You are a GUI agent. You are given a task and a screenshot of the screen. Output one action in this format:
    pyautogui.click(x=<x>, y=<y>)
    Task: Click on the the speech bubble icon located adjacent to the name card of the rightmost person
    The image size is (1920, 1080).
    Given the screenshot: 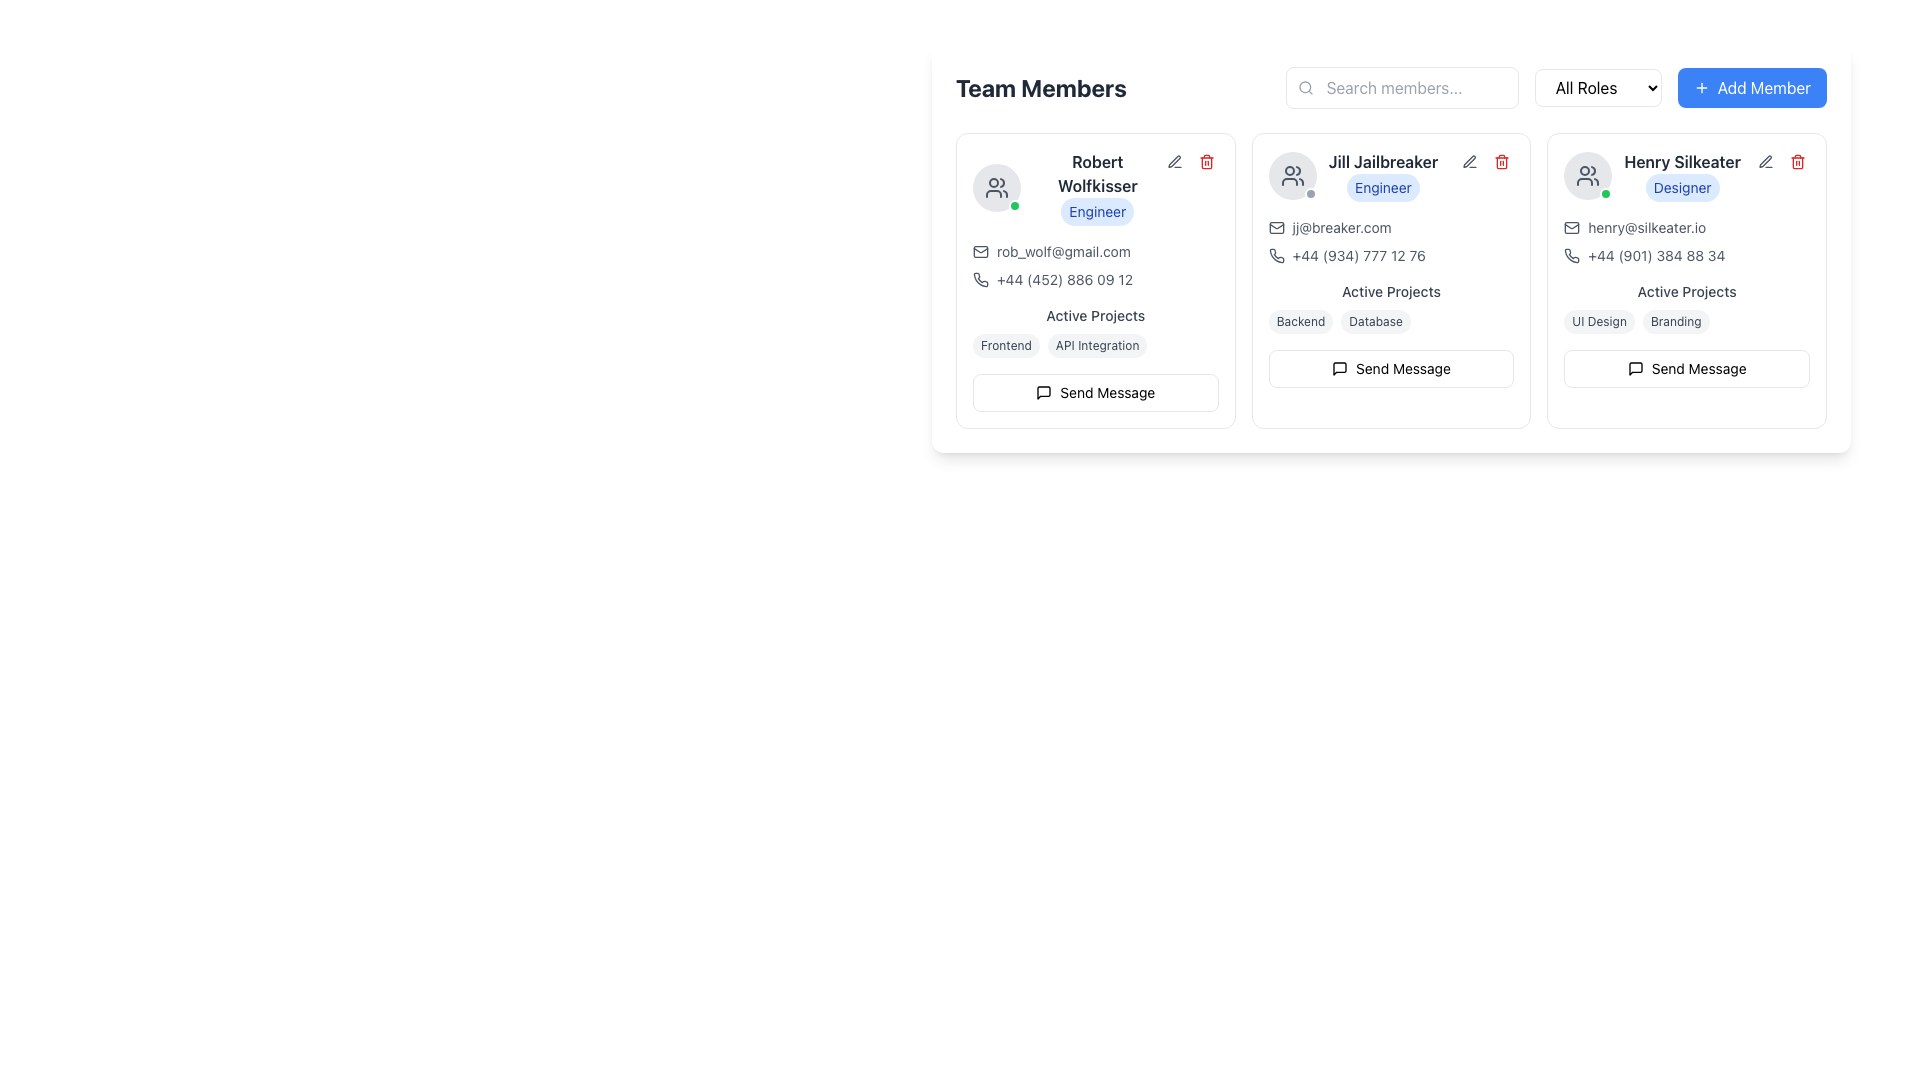 What is the action you would take?
    pyautogui.click(x=1043, y=393)
    